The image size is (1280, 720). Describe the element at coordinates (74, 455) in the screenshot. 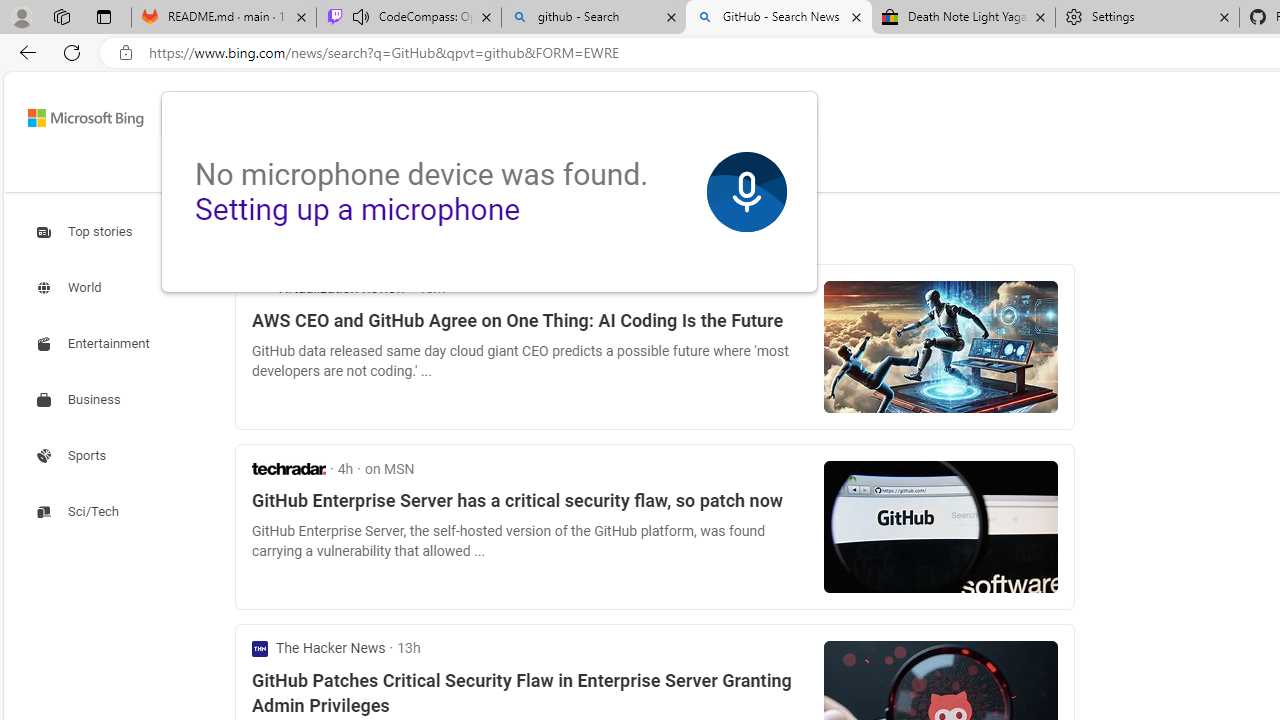

I see `'Search news about Sports'` at that location.